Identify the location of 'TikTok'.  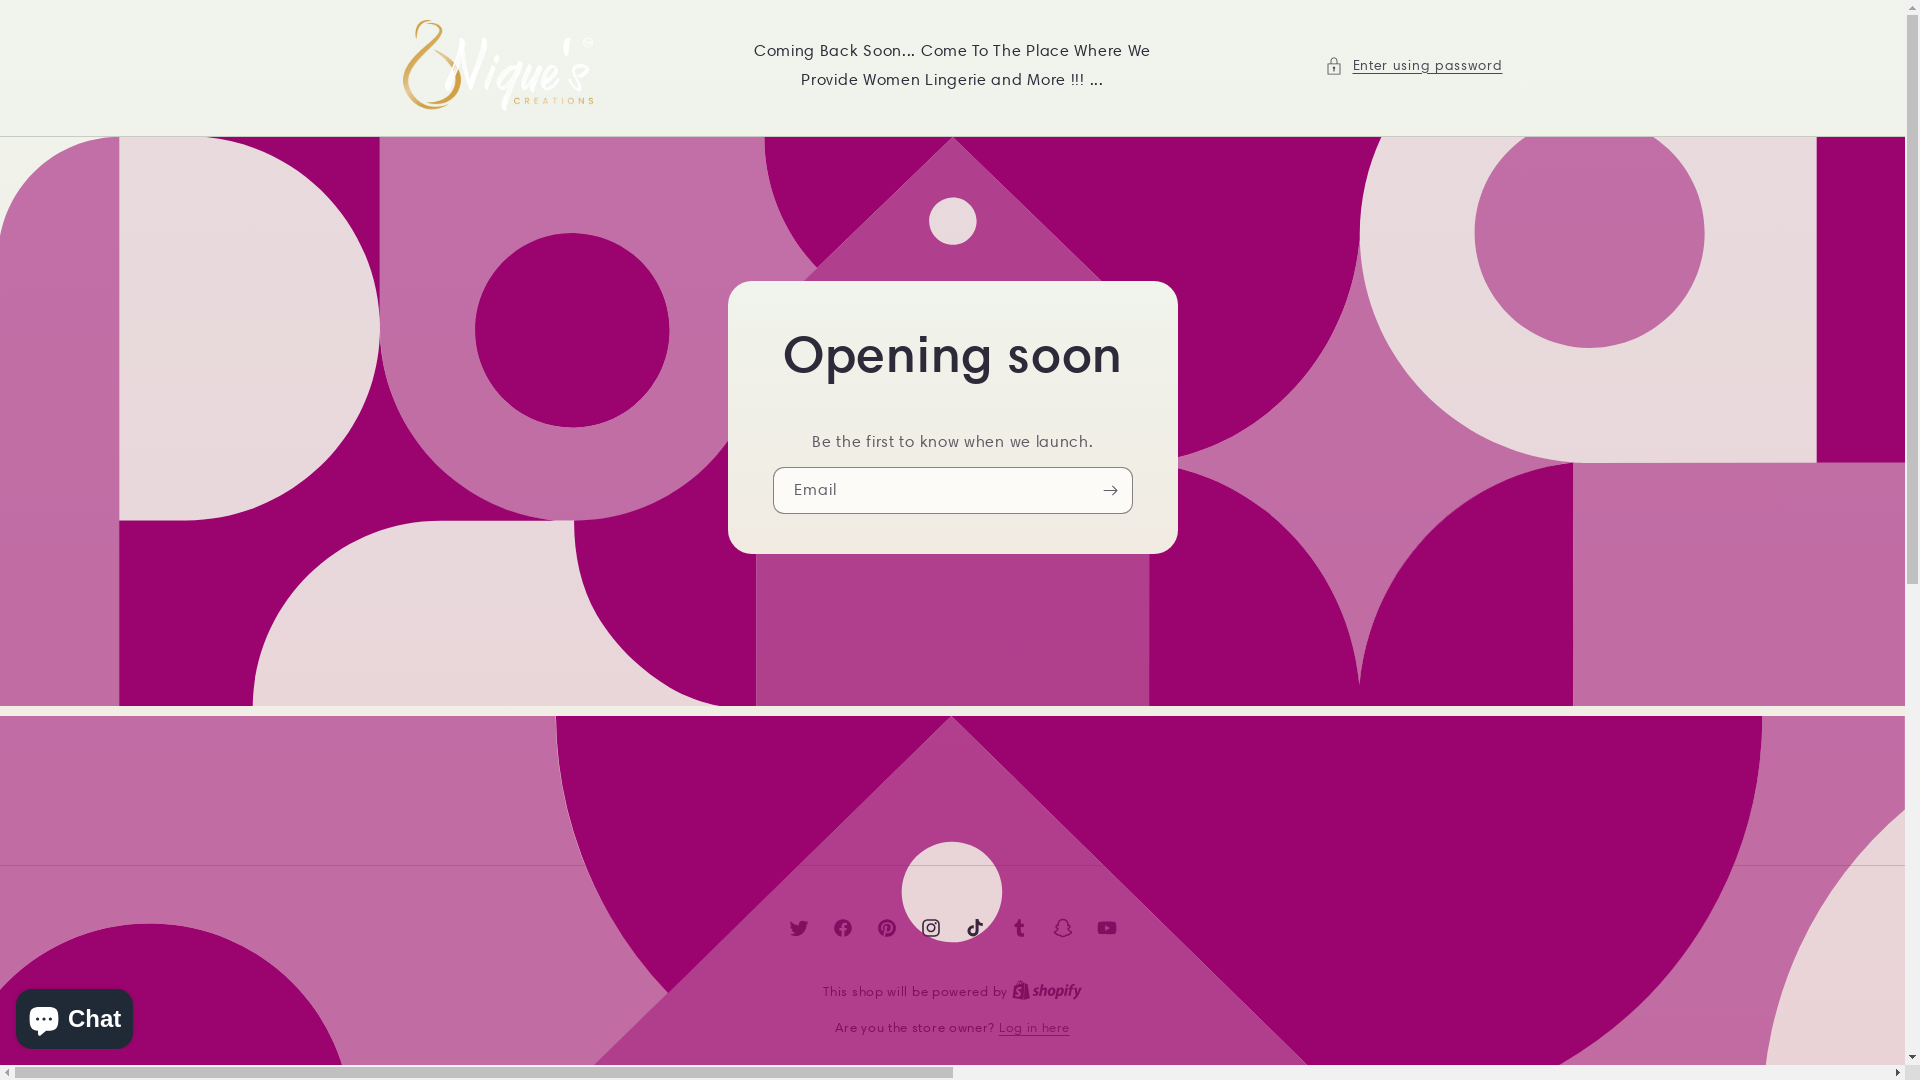
(974, 928).